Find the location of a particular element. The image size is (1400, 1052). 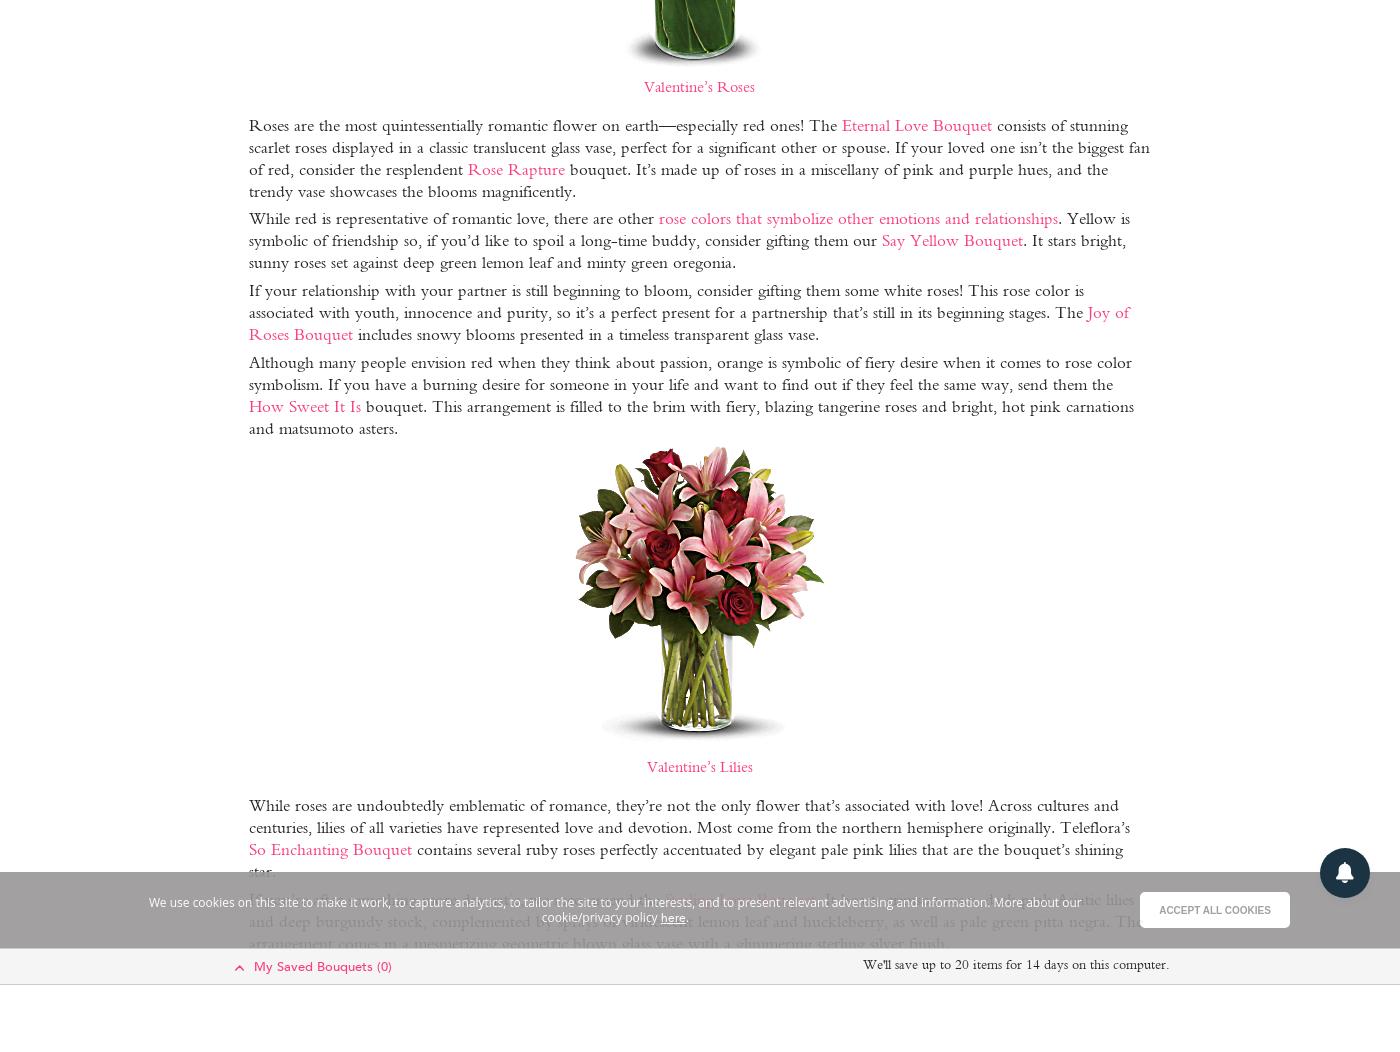

'We use cookies on this site to make it work, to capture analytics, to tailor the site to your interests, and to present relevant advertising and information. More about our cookie/privacy policy' is located at coordinates (614, 909).